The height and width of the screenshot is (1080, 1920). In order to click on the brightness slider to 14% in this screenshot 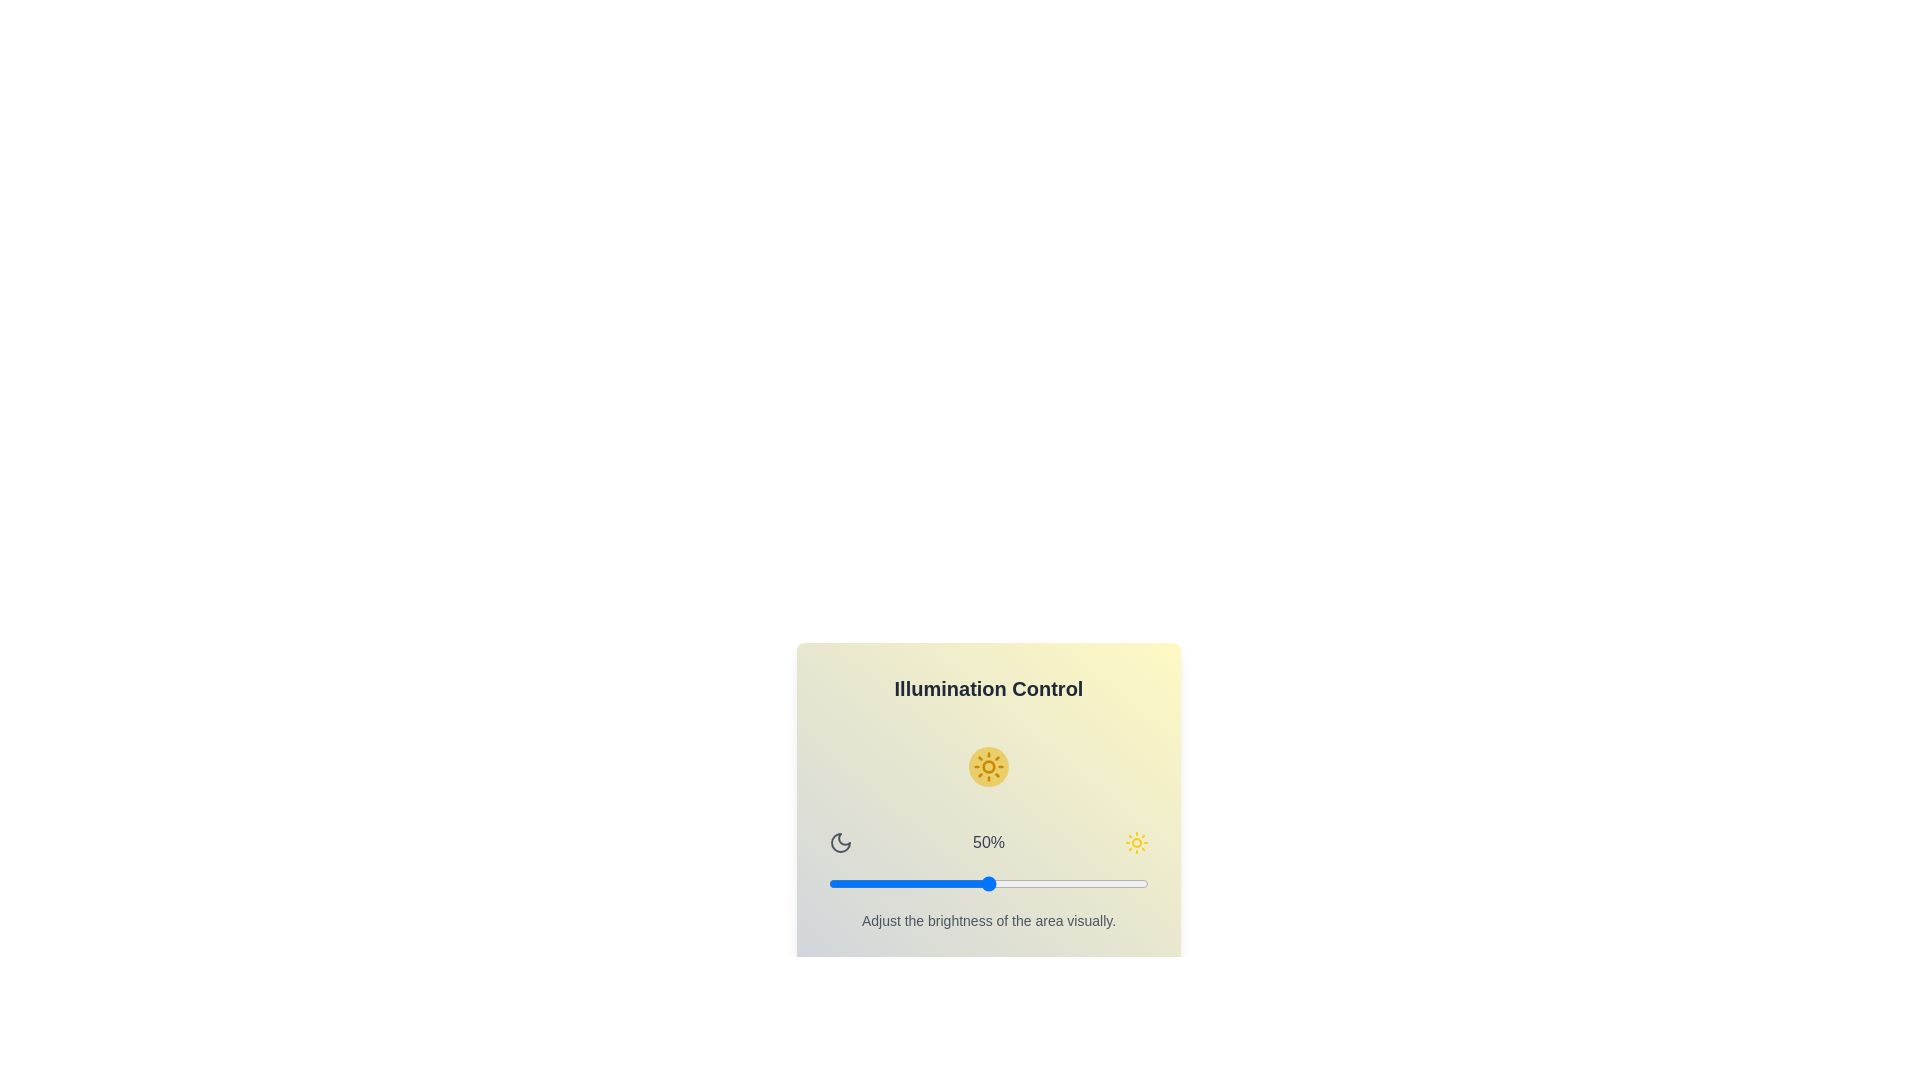, I will do `click(873, 882)`.